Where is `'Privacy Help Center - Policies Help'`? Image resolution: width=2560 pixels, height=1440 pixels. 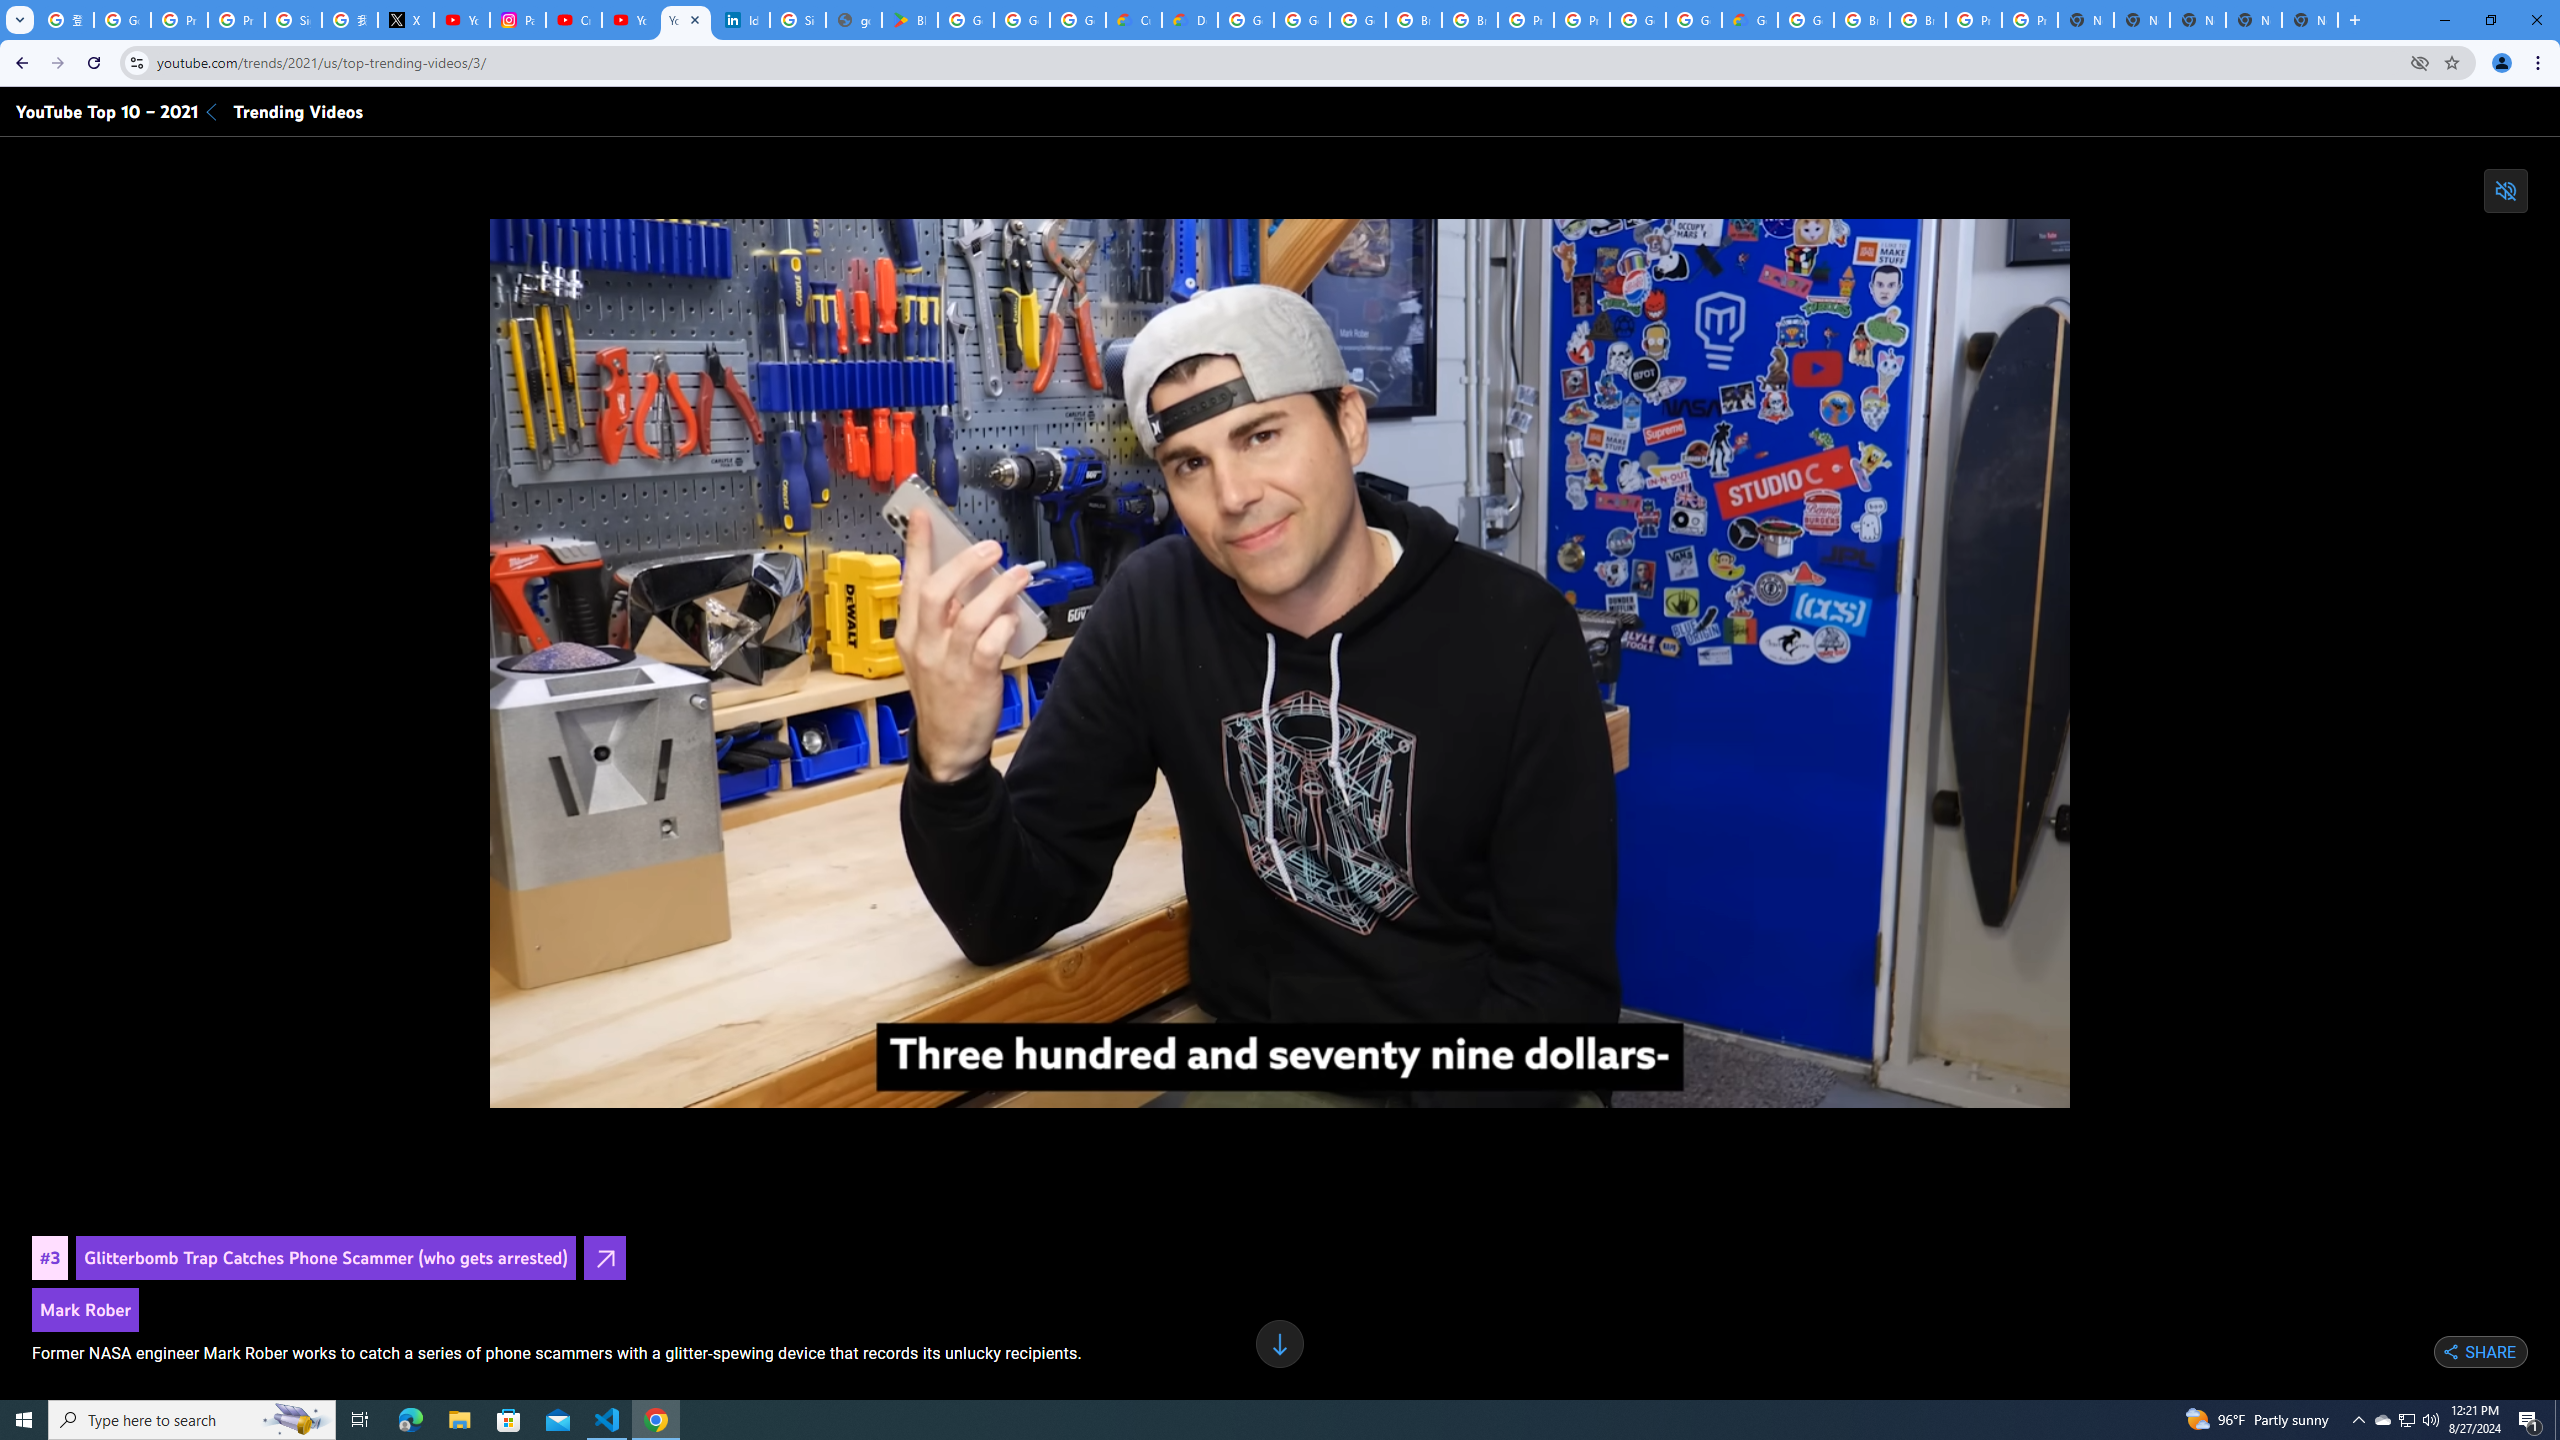
'Privacy Help Center - Policies Help' is located at coordinates (179, 19).